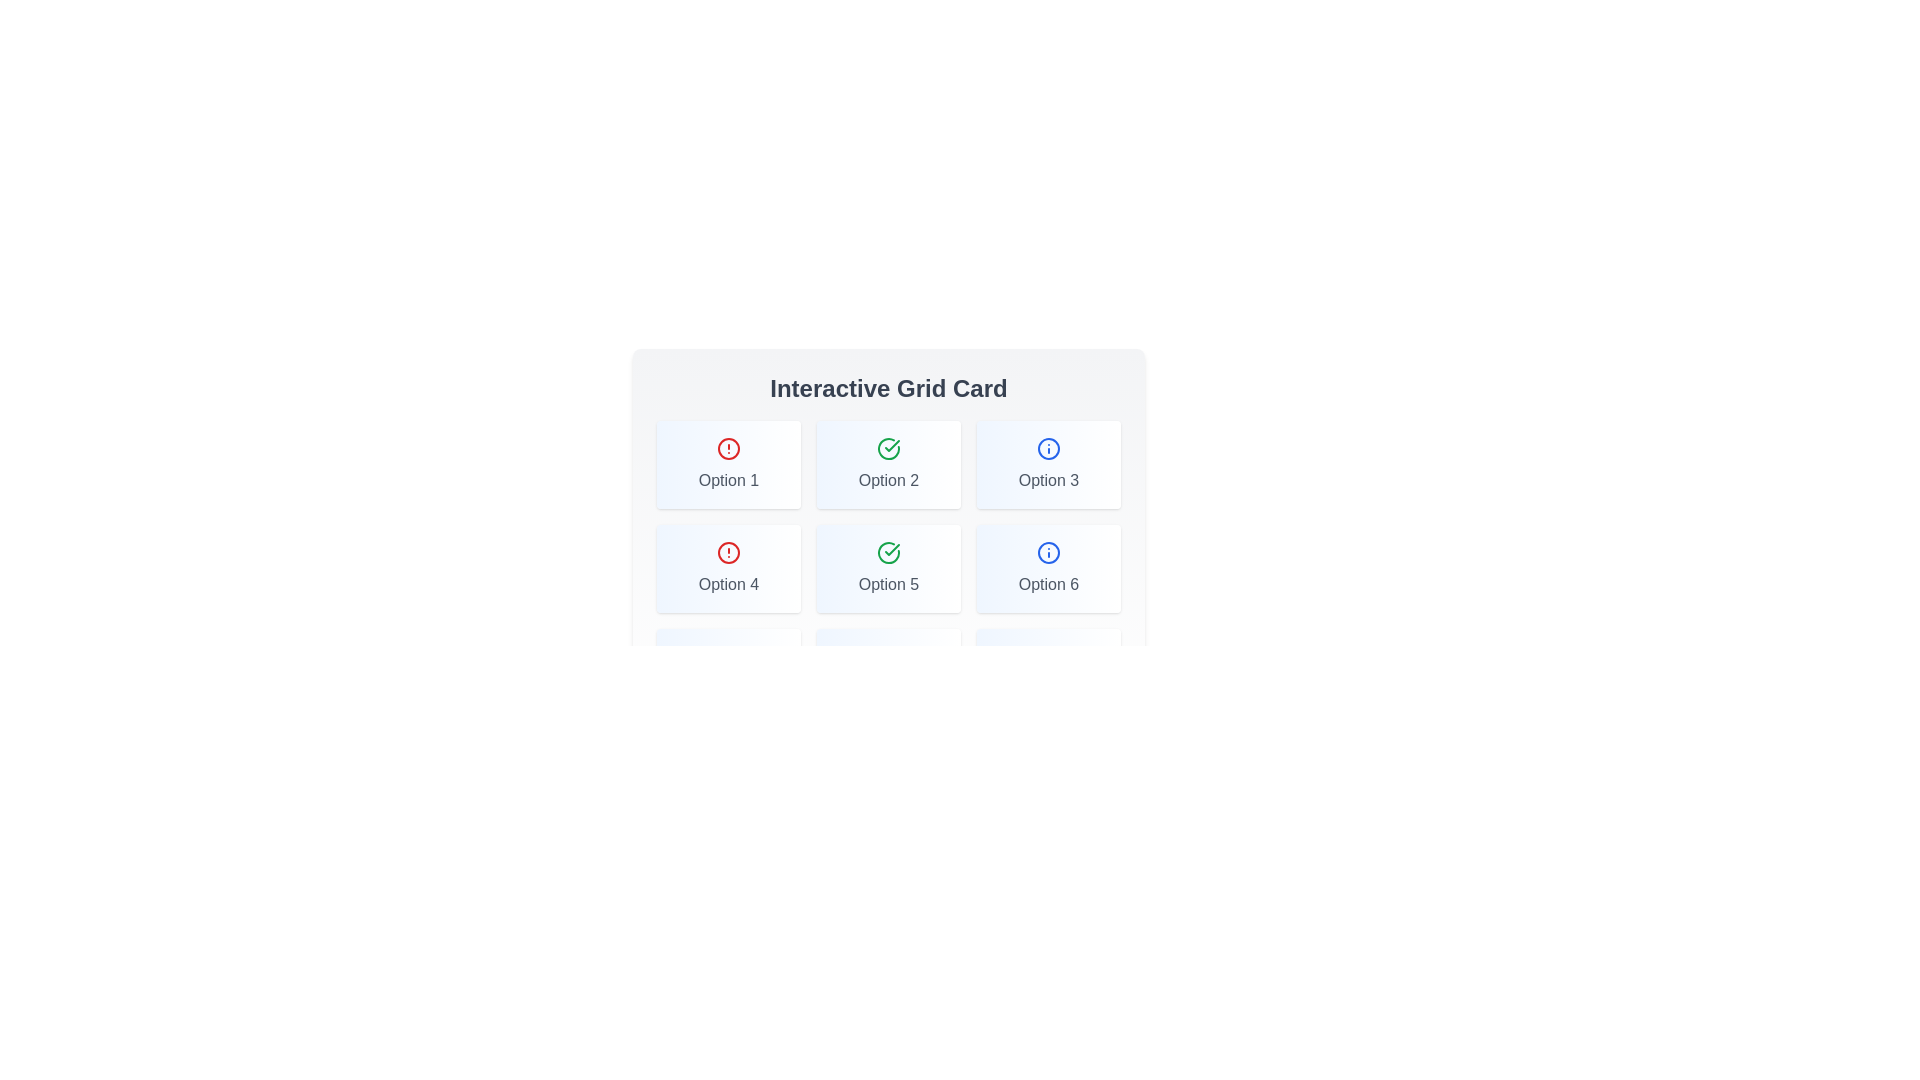 The height and width of the screenshot is (1080, 1920). I want to click on the circular icon with a green outline and checkmark inside, located in the fifth option slot labeled 'Option 5' in the interactive grid card interface, so click(887, 447).